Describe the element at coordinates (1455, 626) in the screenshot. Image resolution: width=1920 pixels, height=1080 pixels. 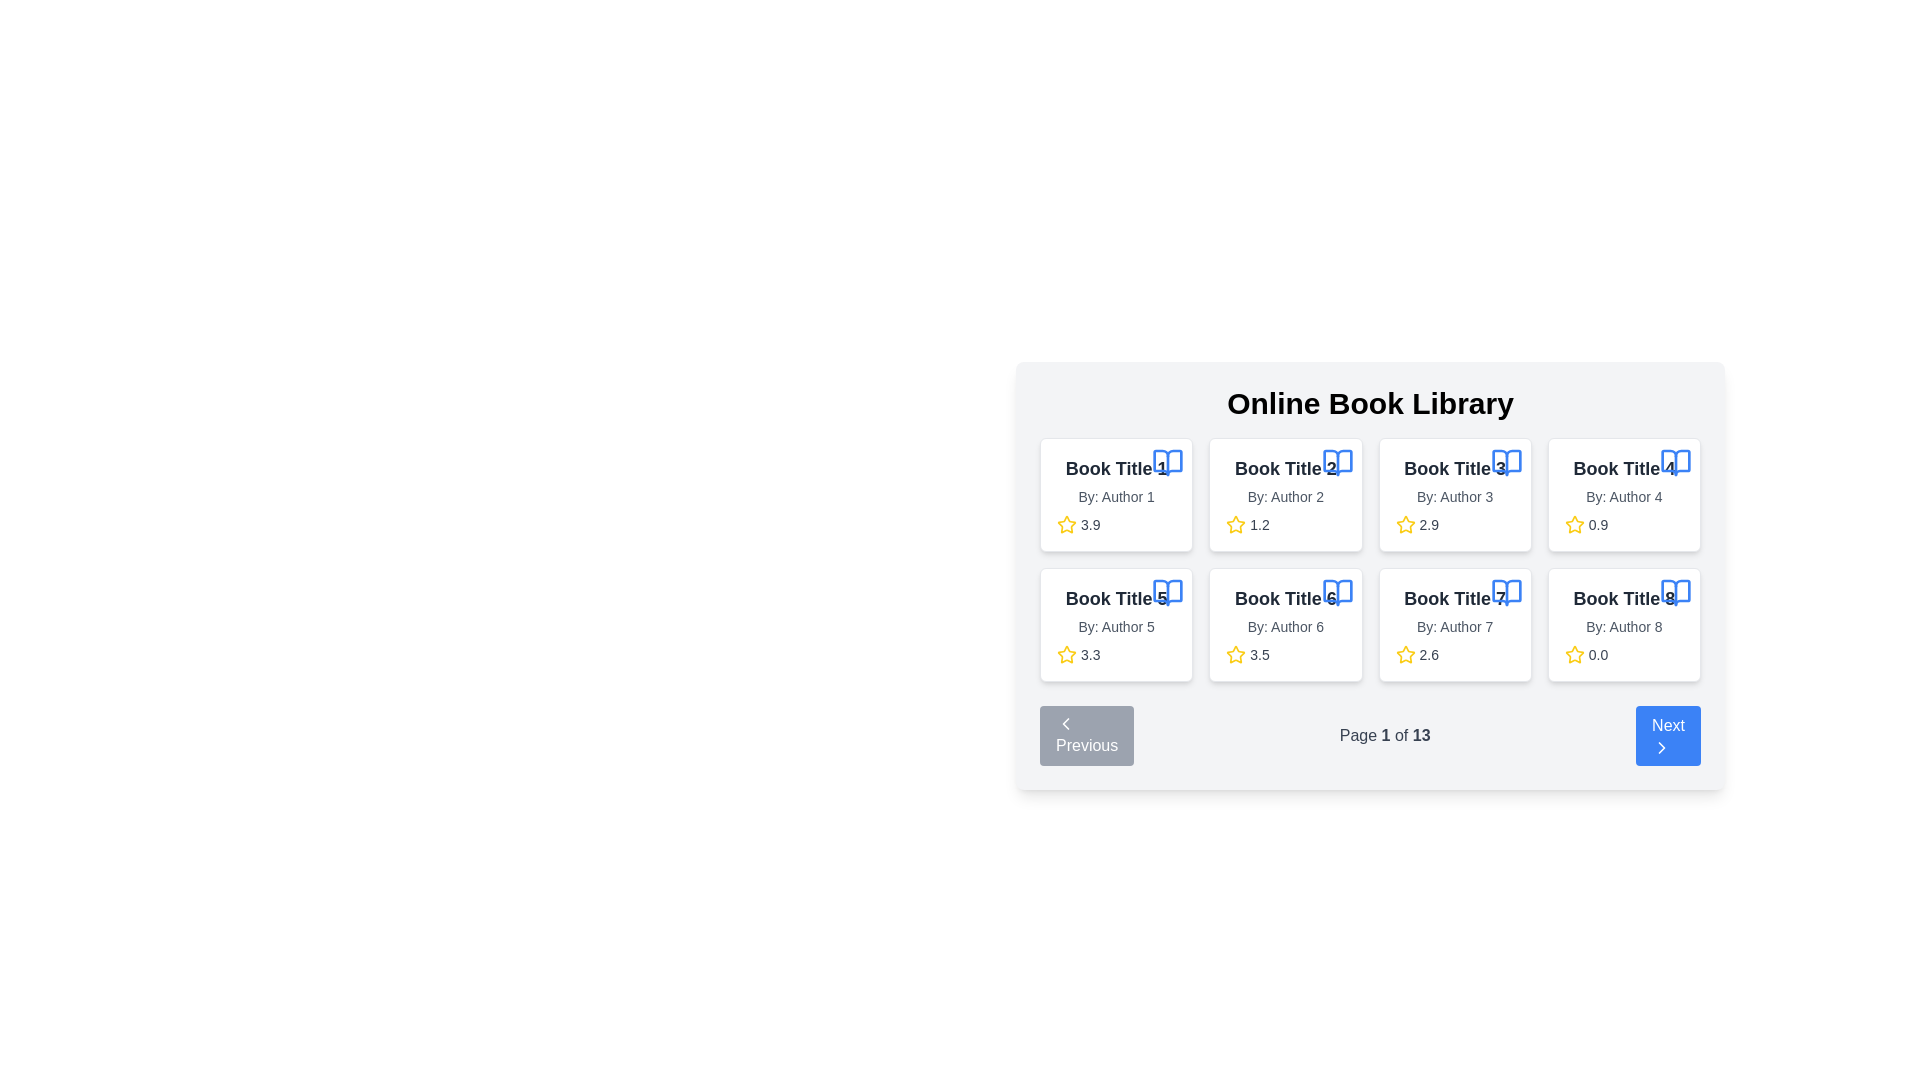
I see `the text label identifying the author of the book, located in the second card from the left in the bottom row under 'Online Book Library.'` at that location.